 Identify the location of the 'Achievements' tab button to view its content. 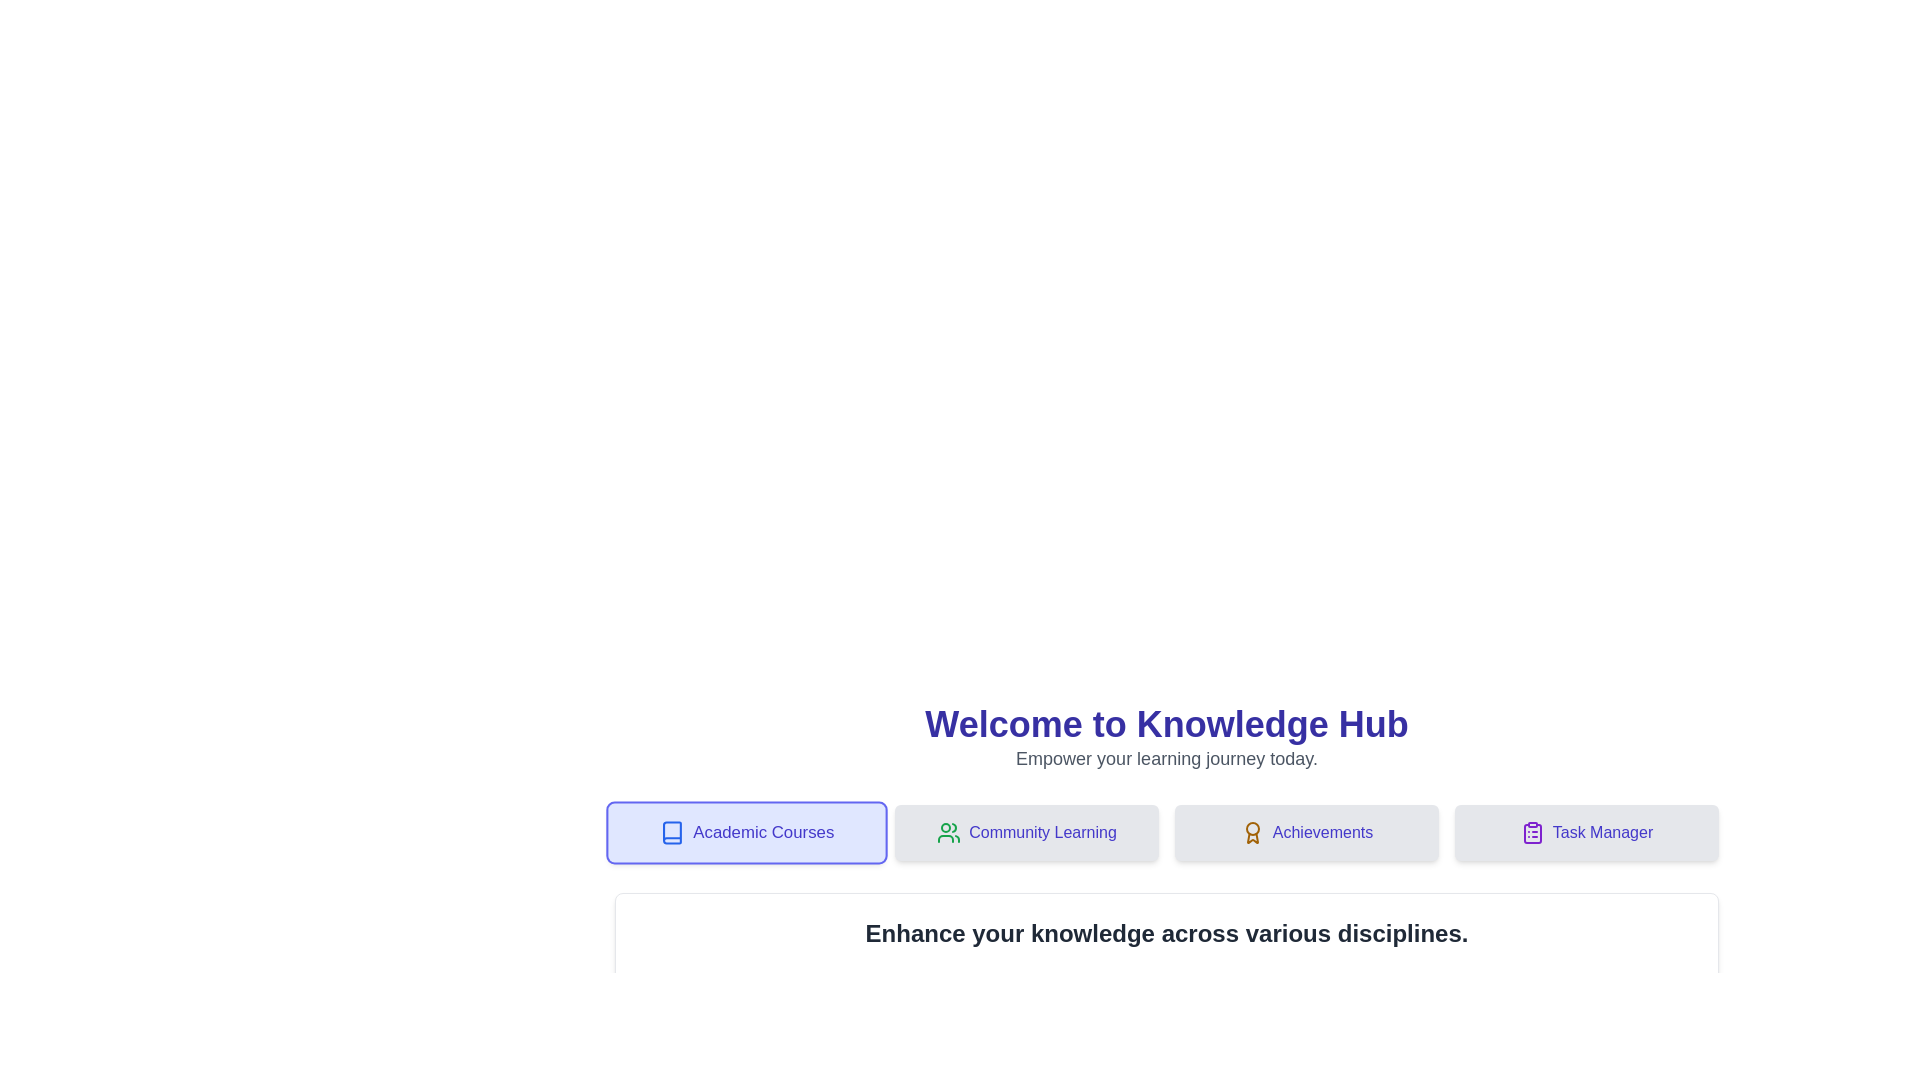
(1306, 833).